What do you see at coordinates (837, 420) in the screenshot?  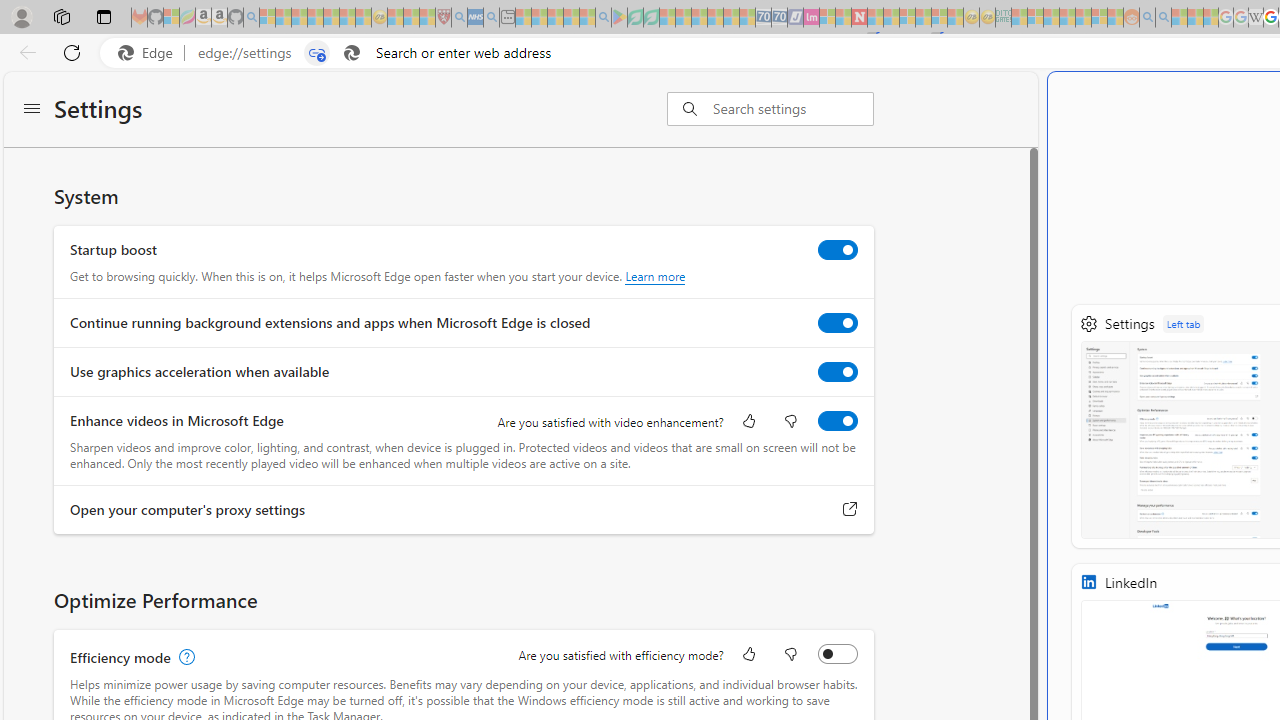 I see `'Enhance videos in Microsoft Edge'` at bounding box center [837, 420].